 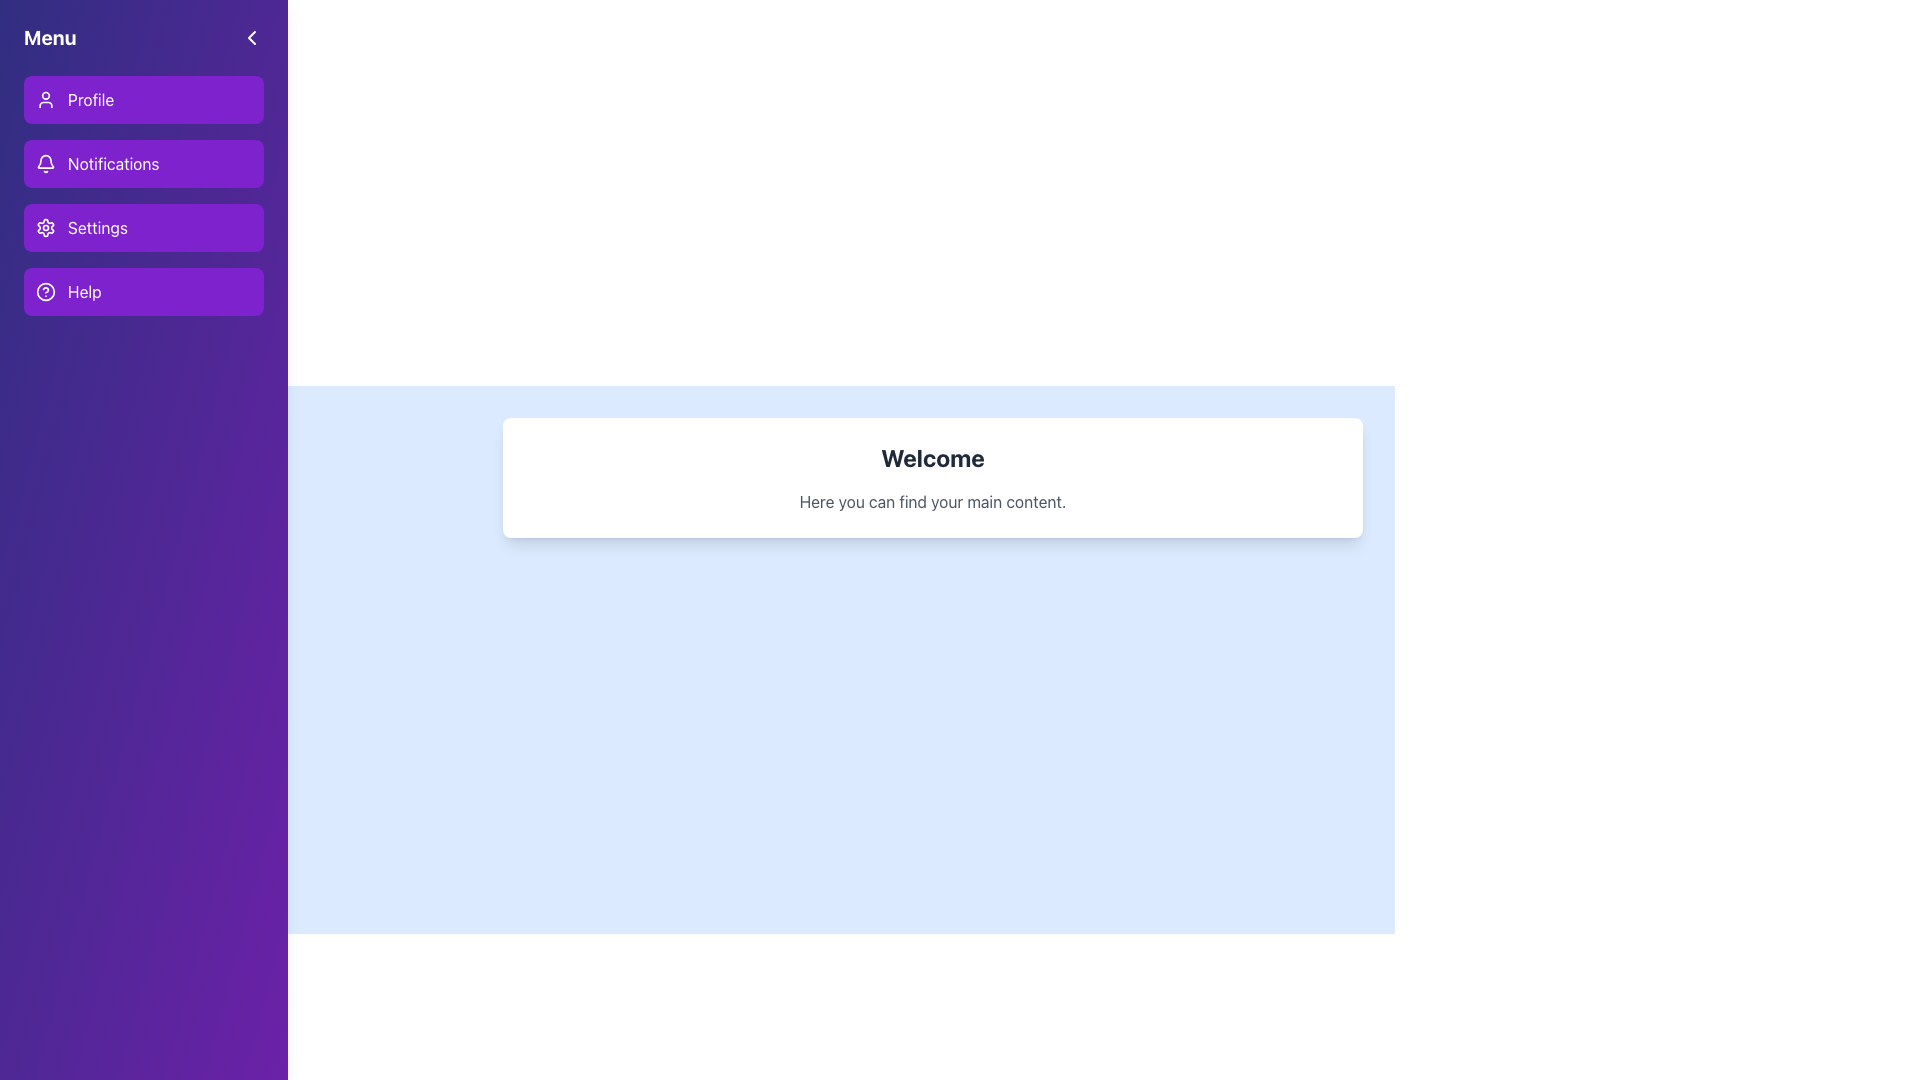 What do you see at coordinates (251, 38) in the screenshot?
I see `the left-facing chevron icon button located in the top-right corner of the side menu panel` at bounding box center [251, 38].